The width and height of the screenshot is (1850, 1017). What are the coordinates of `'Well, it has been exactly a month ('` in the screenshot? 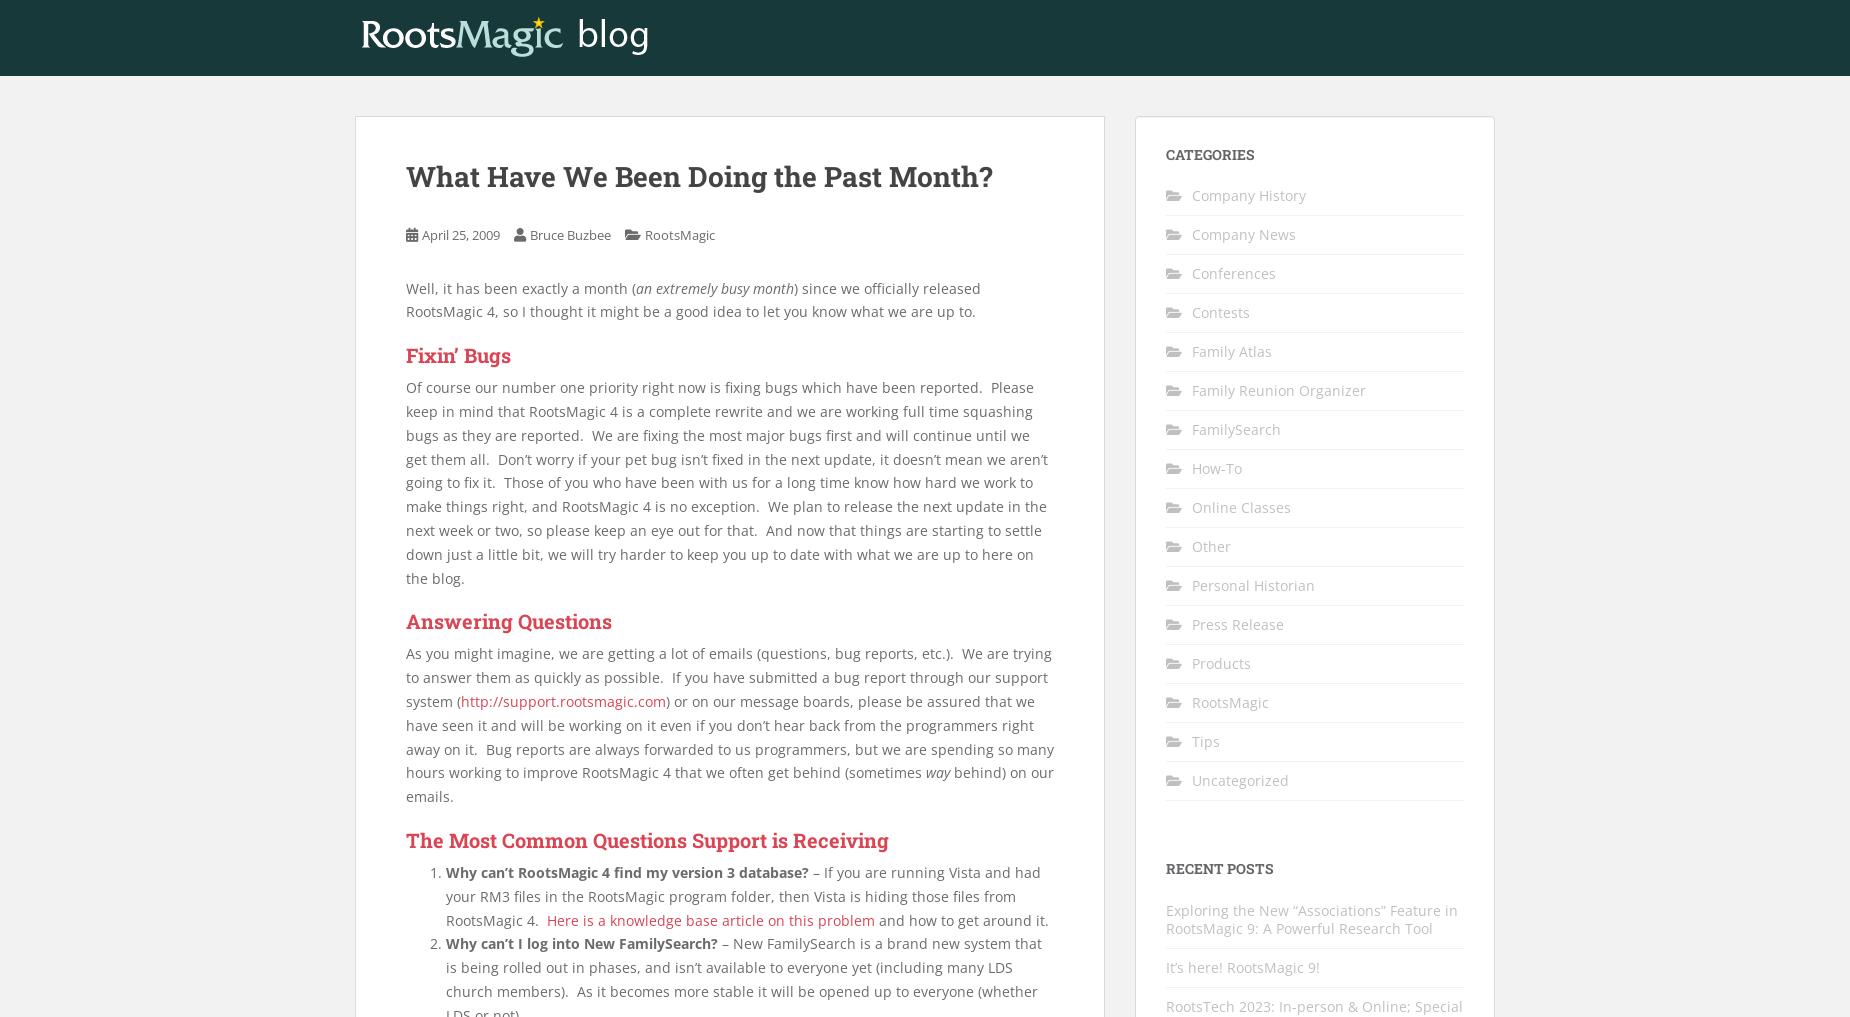 It's located at (520, 287).